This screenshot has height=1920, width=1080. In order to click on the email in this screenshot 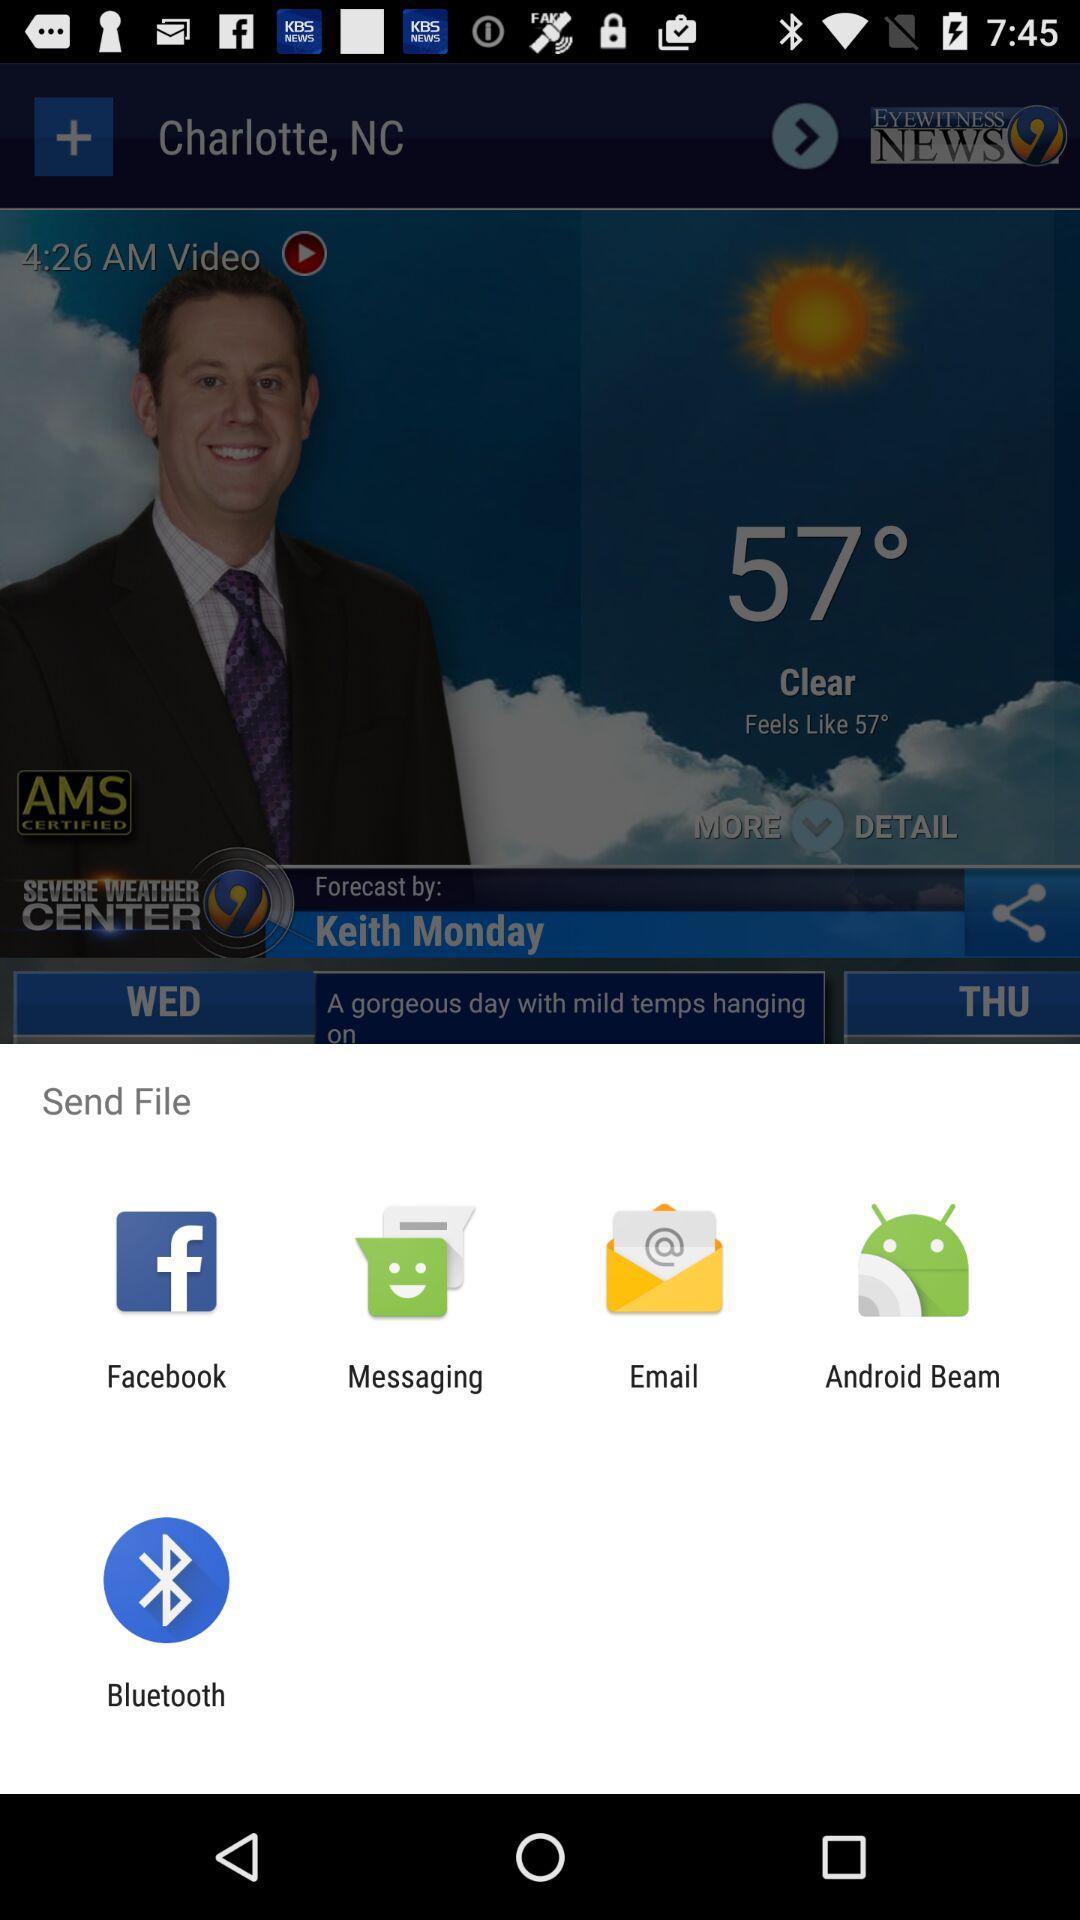, I will do `click(664, 1392)`.